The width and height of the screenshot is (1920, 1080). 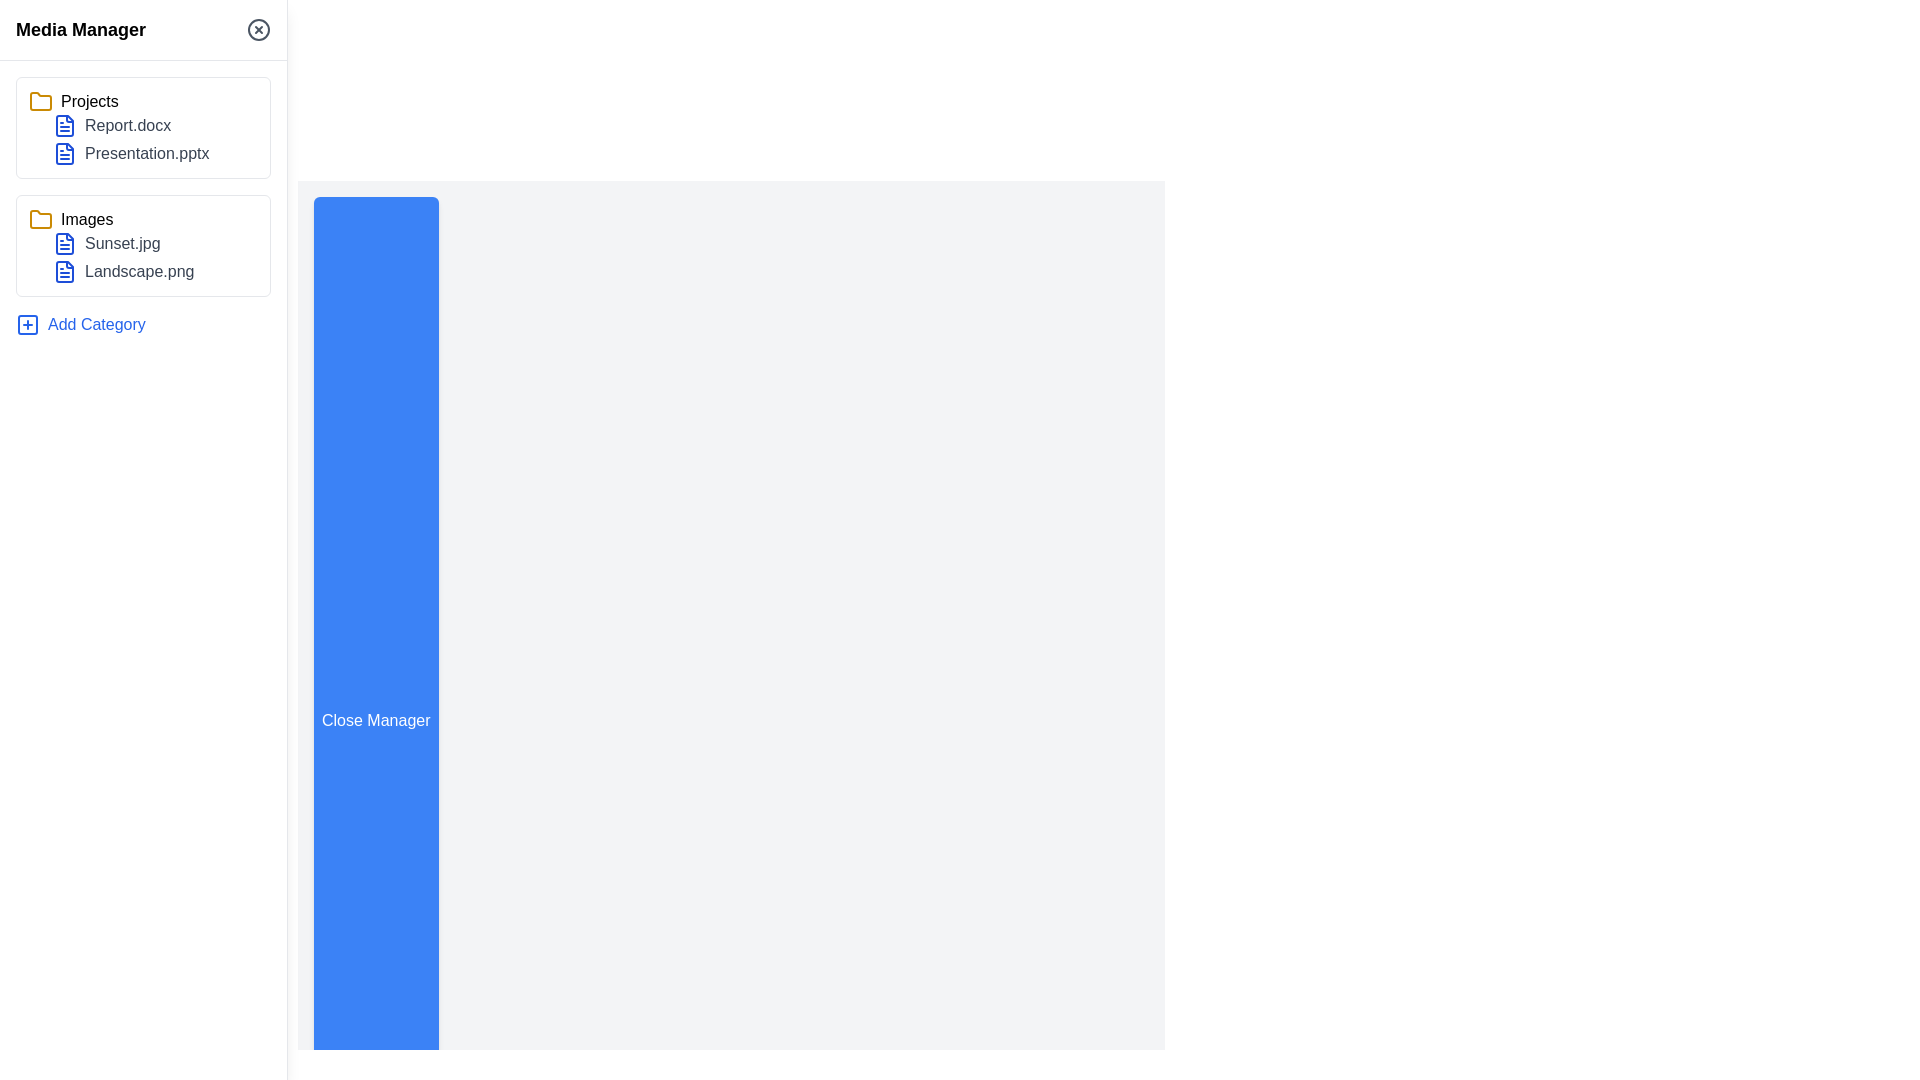 I want to click on the filename 'Sunset.jpg' or 'Landscape.png' in the left sidebar under the 'Images' heading, so click(x=142, y=257).